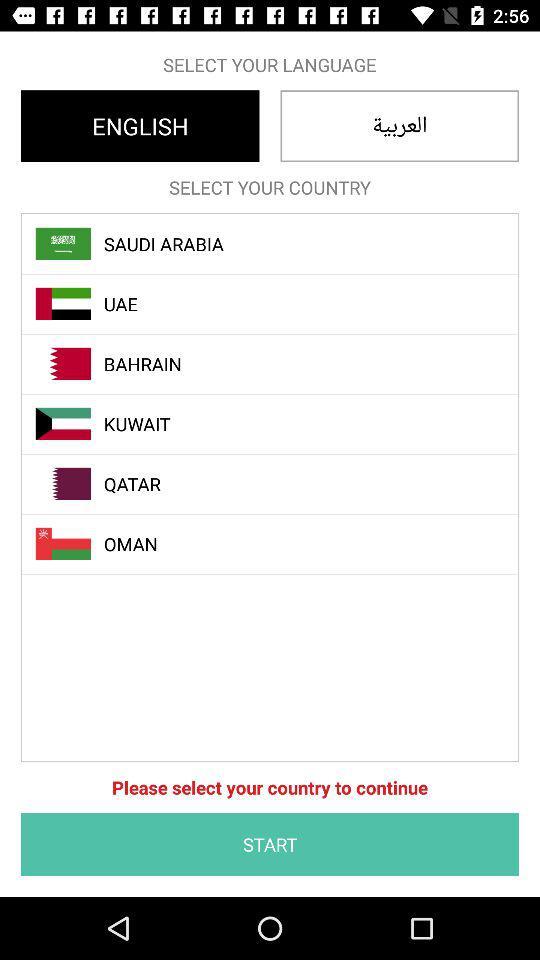 The height and width of the screenshot is (960, 540). What do you see at coordinates (139, 125) in the screenshot?
I see `the icon above select your country icon` at bounding box center [139, 125].